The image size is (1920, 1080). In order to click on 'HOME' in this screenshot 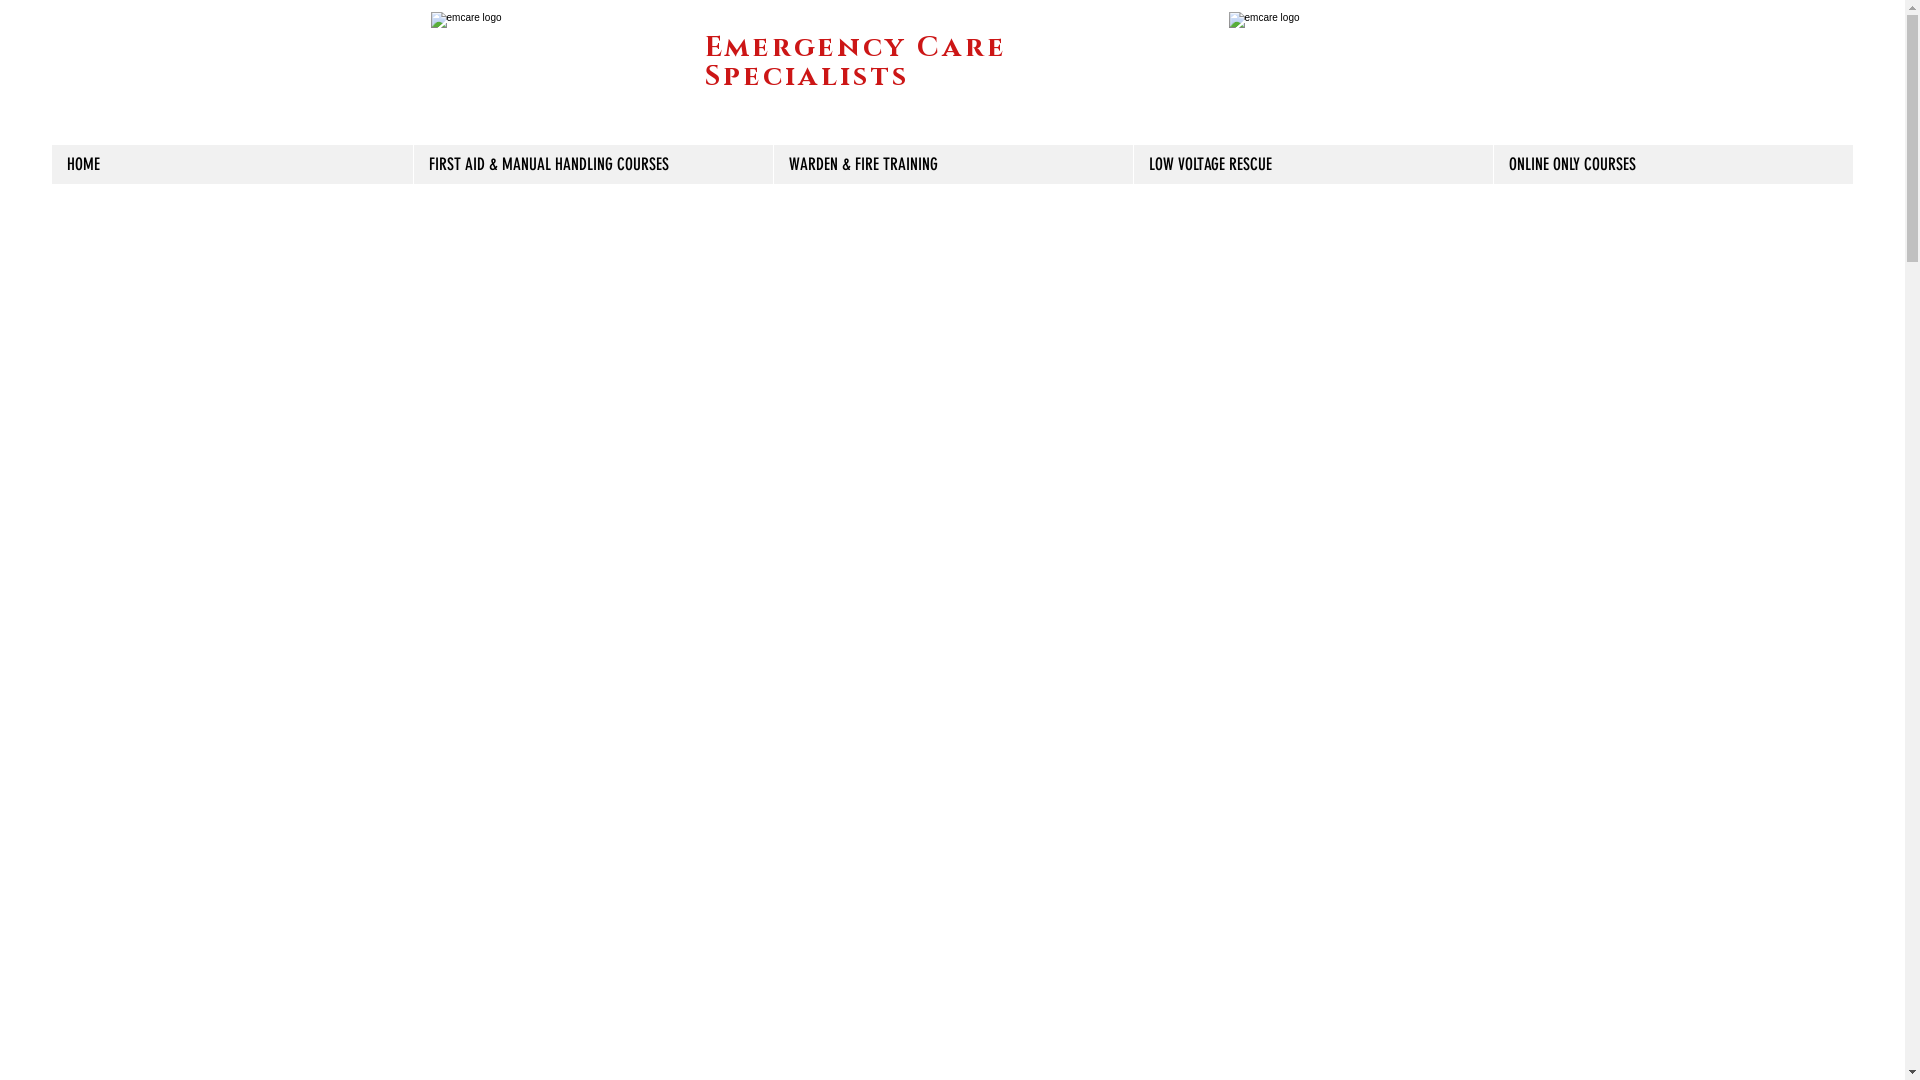, I will do `click(232, 163)`.